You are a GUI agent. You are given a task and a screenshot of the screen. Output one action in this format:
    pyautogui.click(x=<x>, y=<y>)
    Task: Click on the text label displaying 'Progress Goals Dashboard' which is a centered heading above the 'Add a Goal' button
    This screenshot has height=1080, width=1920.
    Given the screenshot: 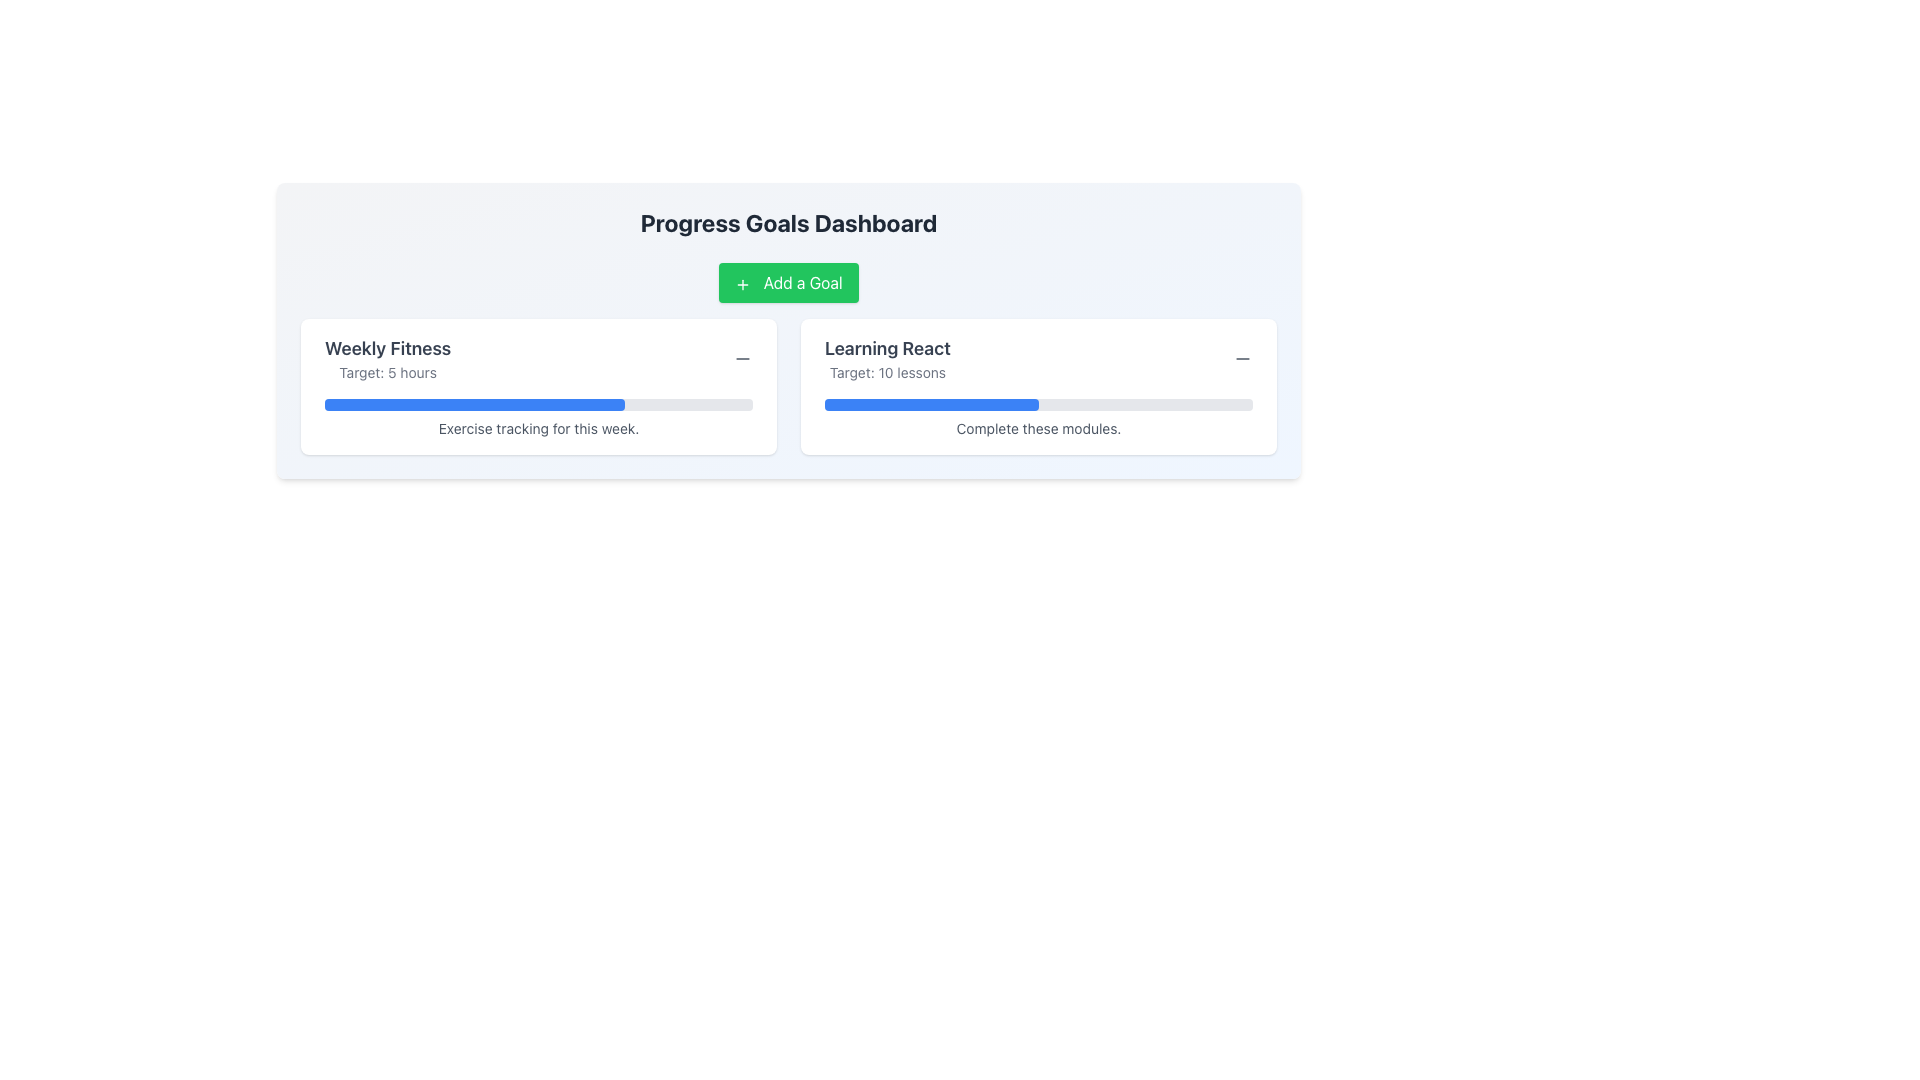 What is the action you would take?
    pyautogui.click(x=787, y=223)
    